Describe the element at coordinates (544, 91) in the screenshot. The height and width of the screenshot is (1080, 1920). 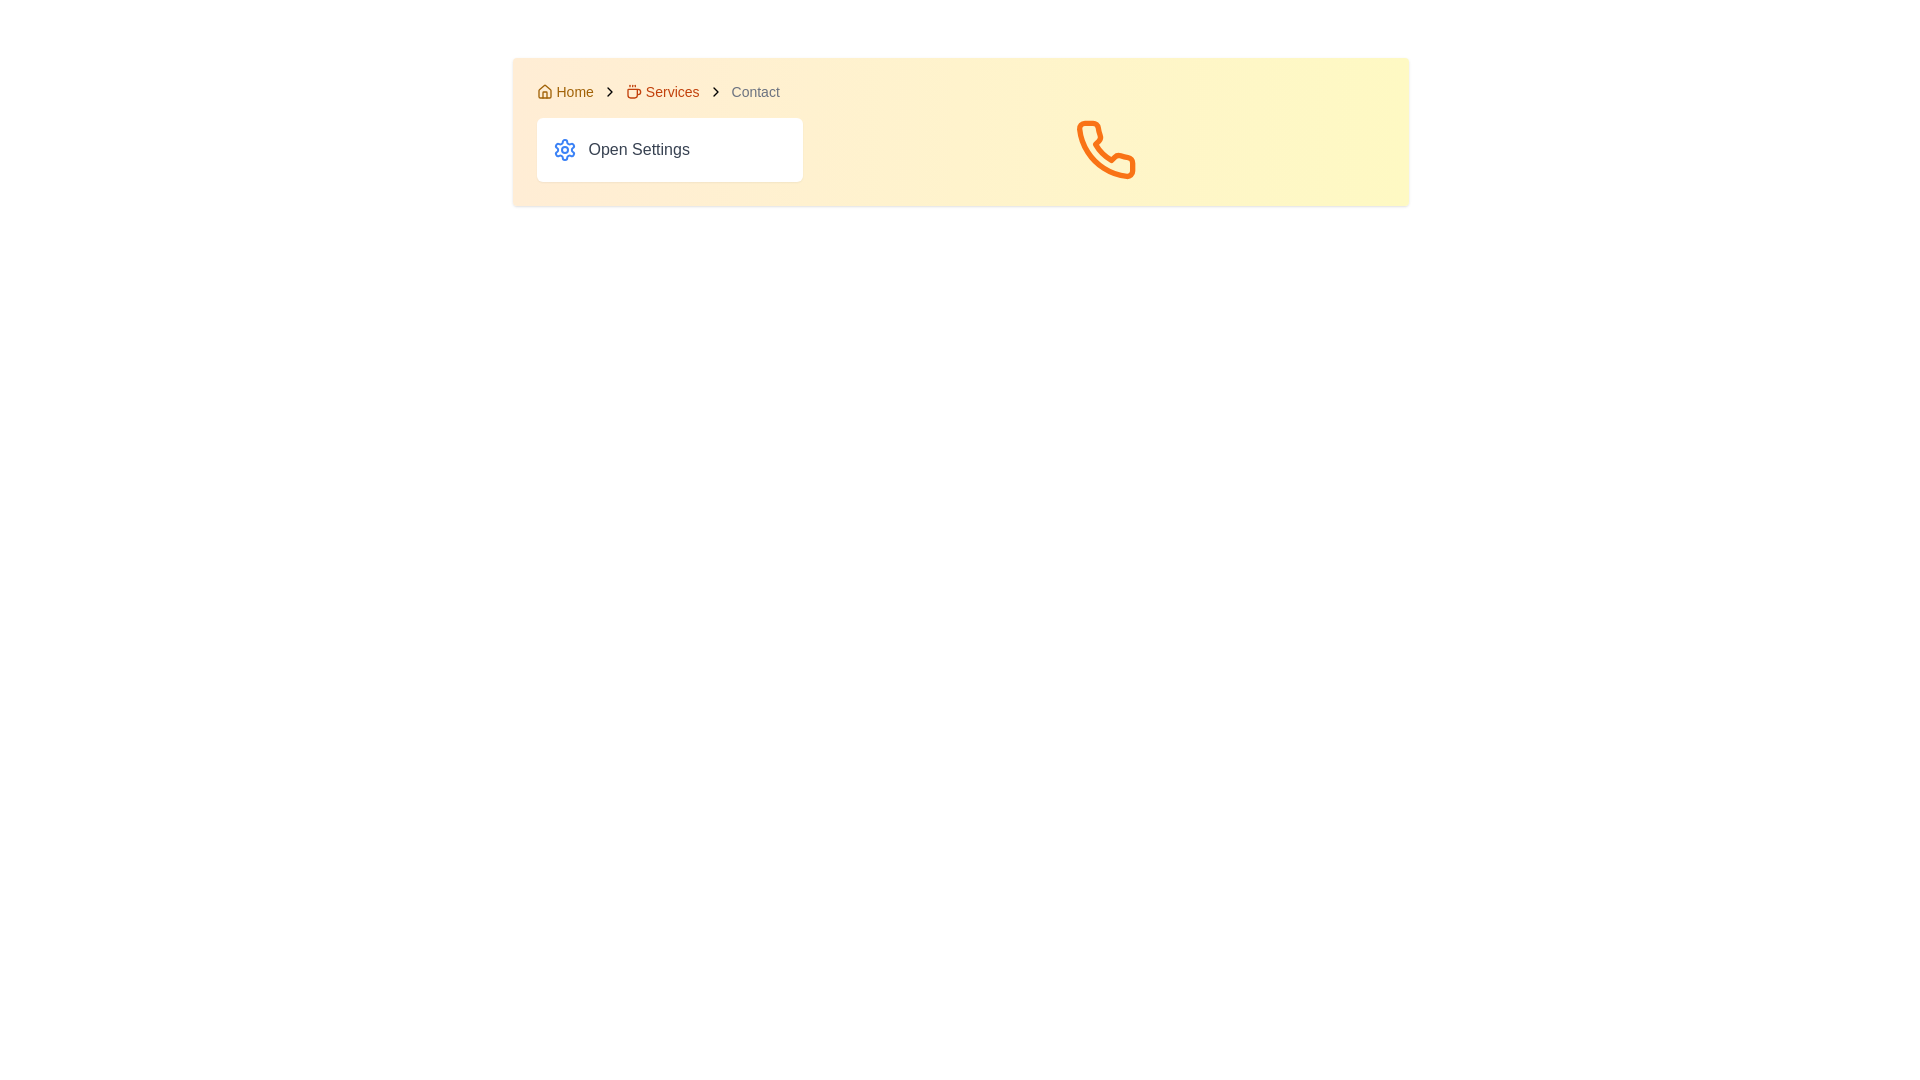
I see `the 'Home' icon, which is a vector graphic icon resembling a house with a triangular roof and rectangular base in the breadcrumb navigation bar` at that location.